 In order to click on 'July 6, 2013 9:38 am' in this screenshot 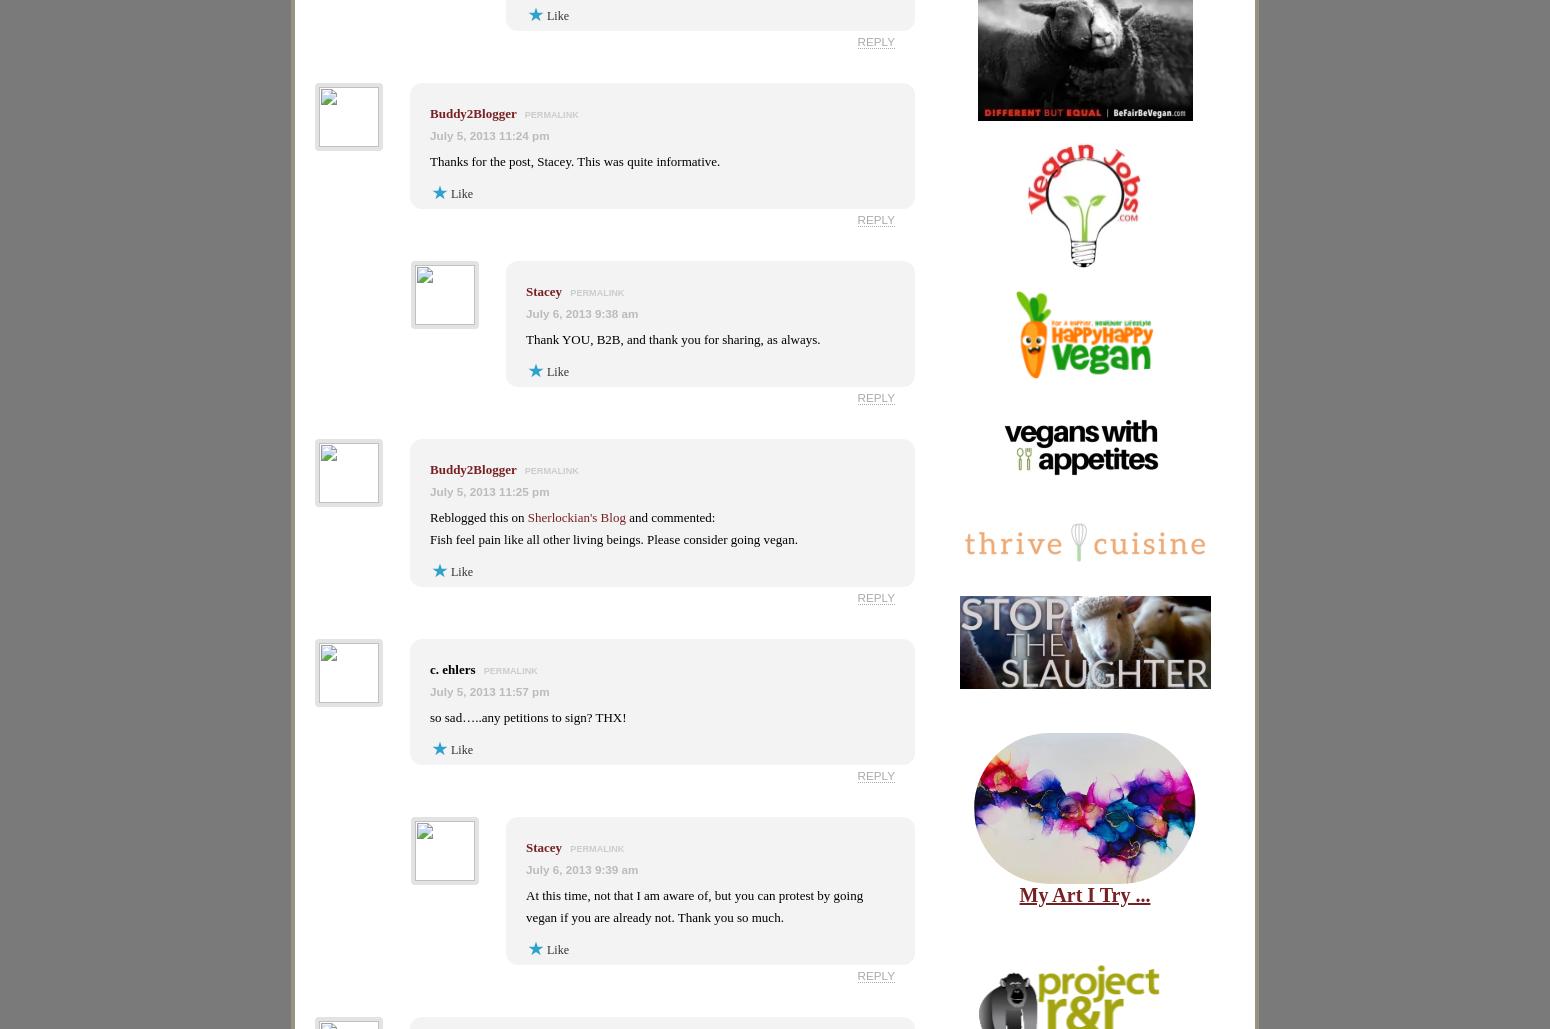, I will do `click(582, 313)`.